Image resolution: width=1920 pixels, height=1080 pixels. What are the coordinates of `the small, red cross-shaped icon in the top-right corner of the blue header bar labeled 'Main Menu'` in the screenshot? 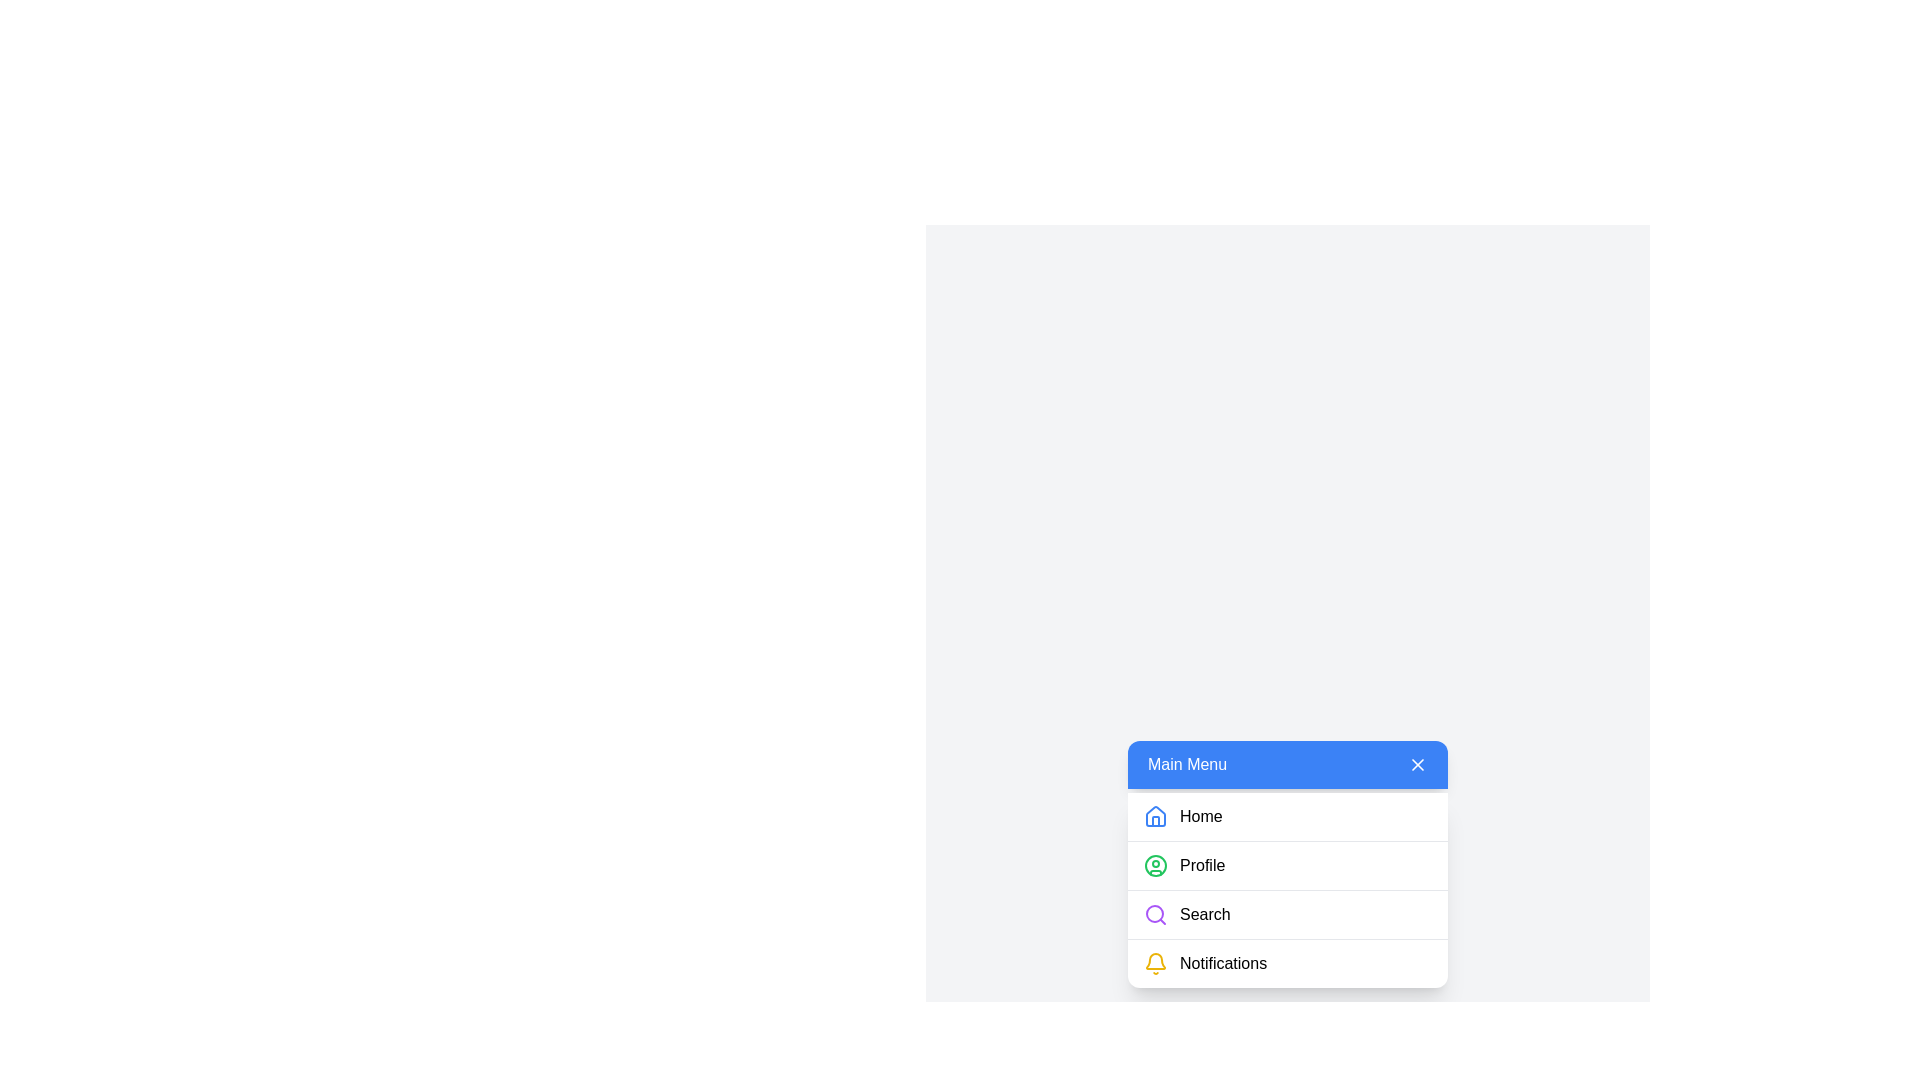 It's located at (1416, 764).